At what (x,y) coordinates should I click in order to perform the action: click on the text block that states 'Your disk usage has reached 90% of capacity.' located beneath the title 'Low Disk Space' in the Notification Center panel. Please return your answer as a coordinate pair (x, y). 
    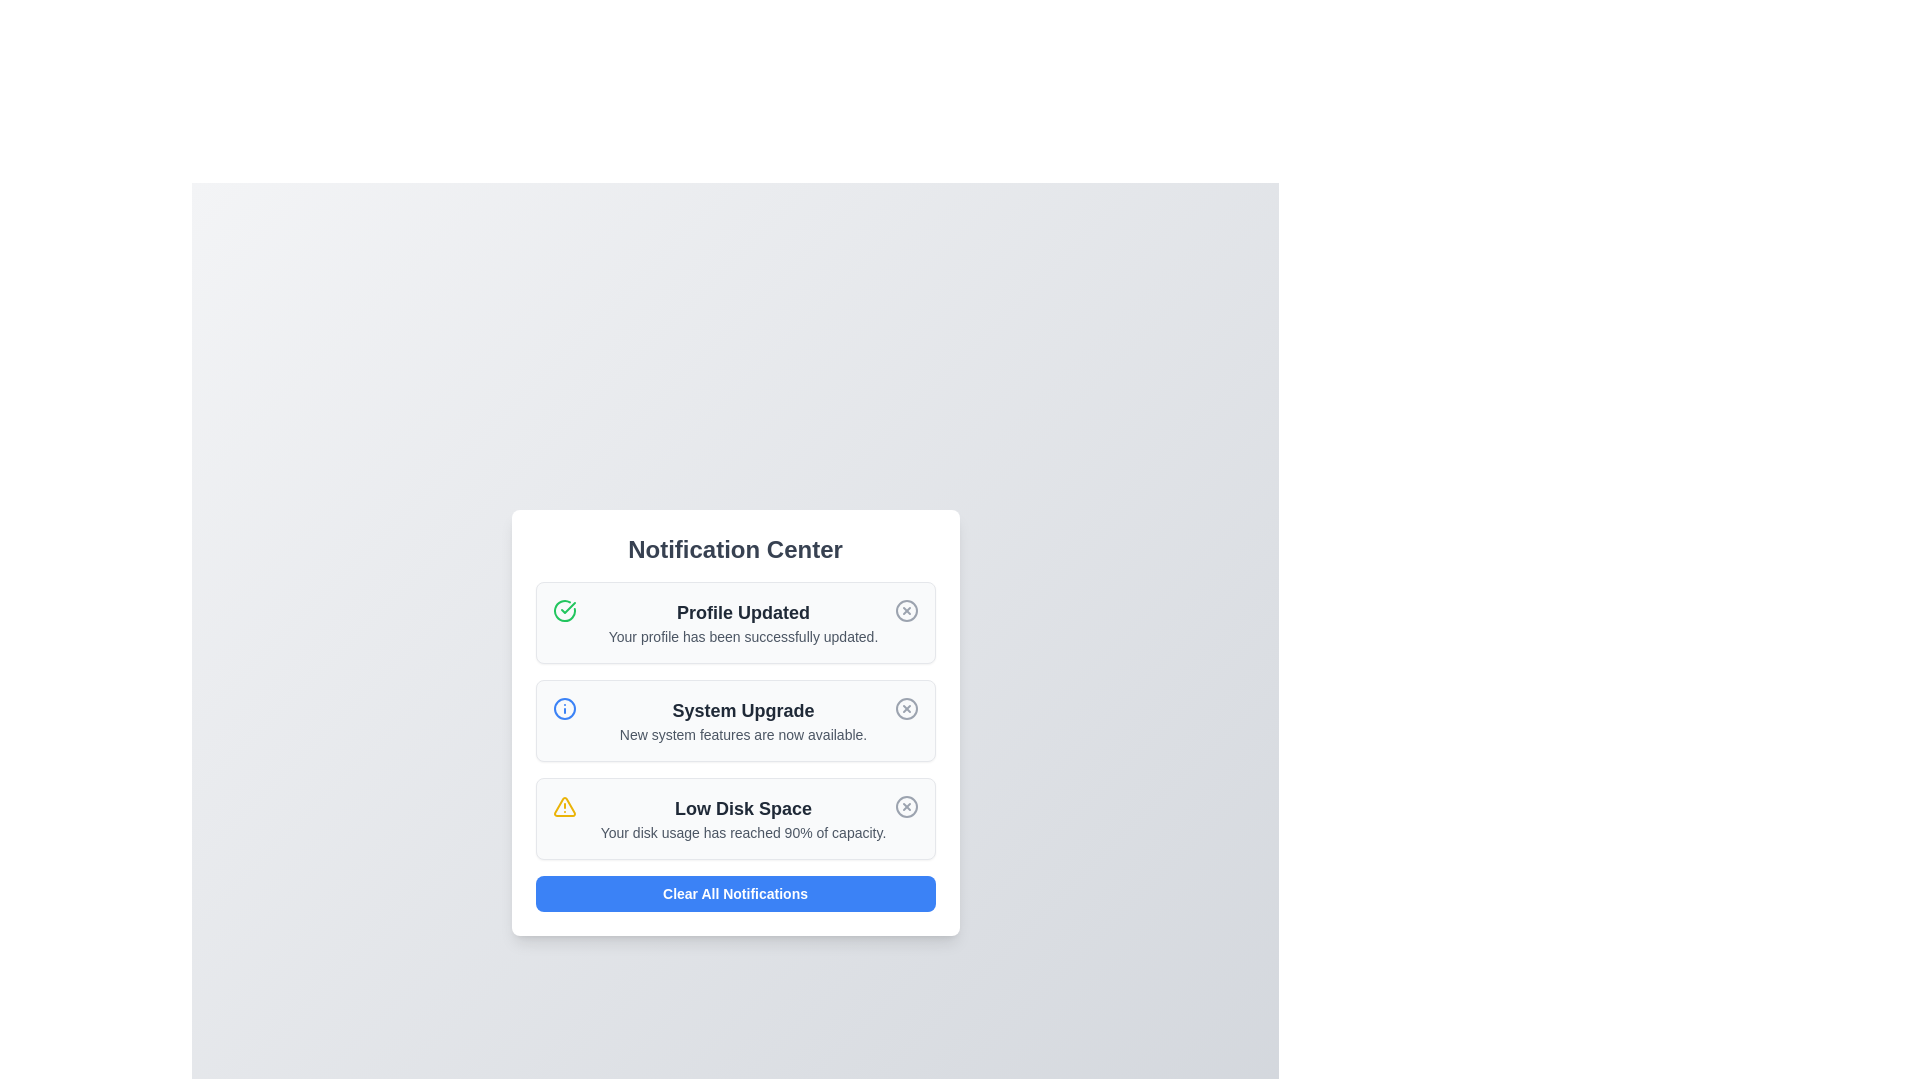
    Looking at the image, I should click on (742, 833).